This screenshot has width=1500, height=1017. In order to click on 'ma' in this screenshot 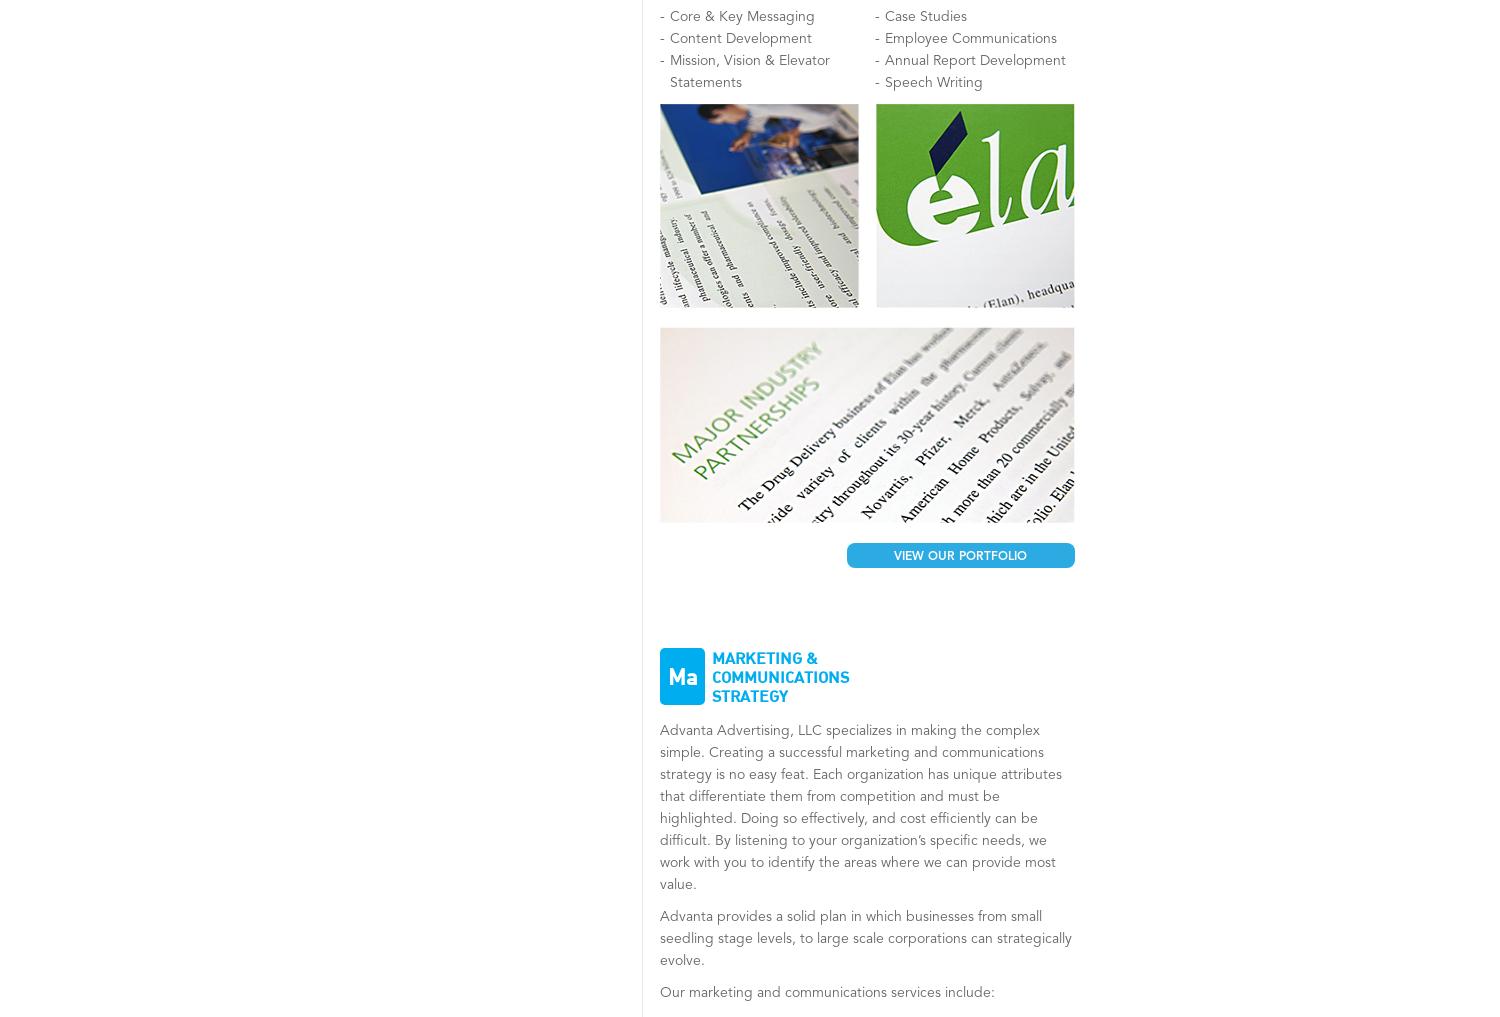, I will do `click(667, 675)`.